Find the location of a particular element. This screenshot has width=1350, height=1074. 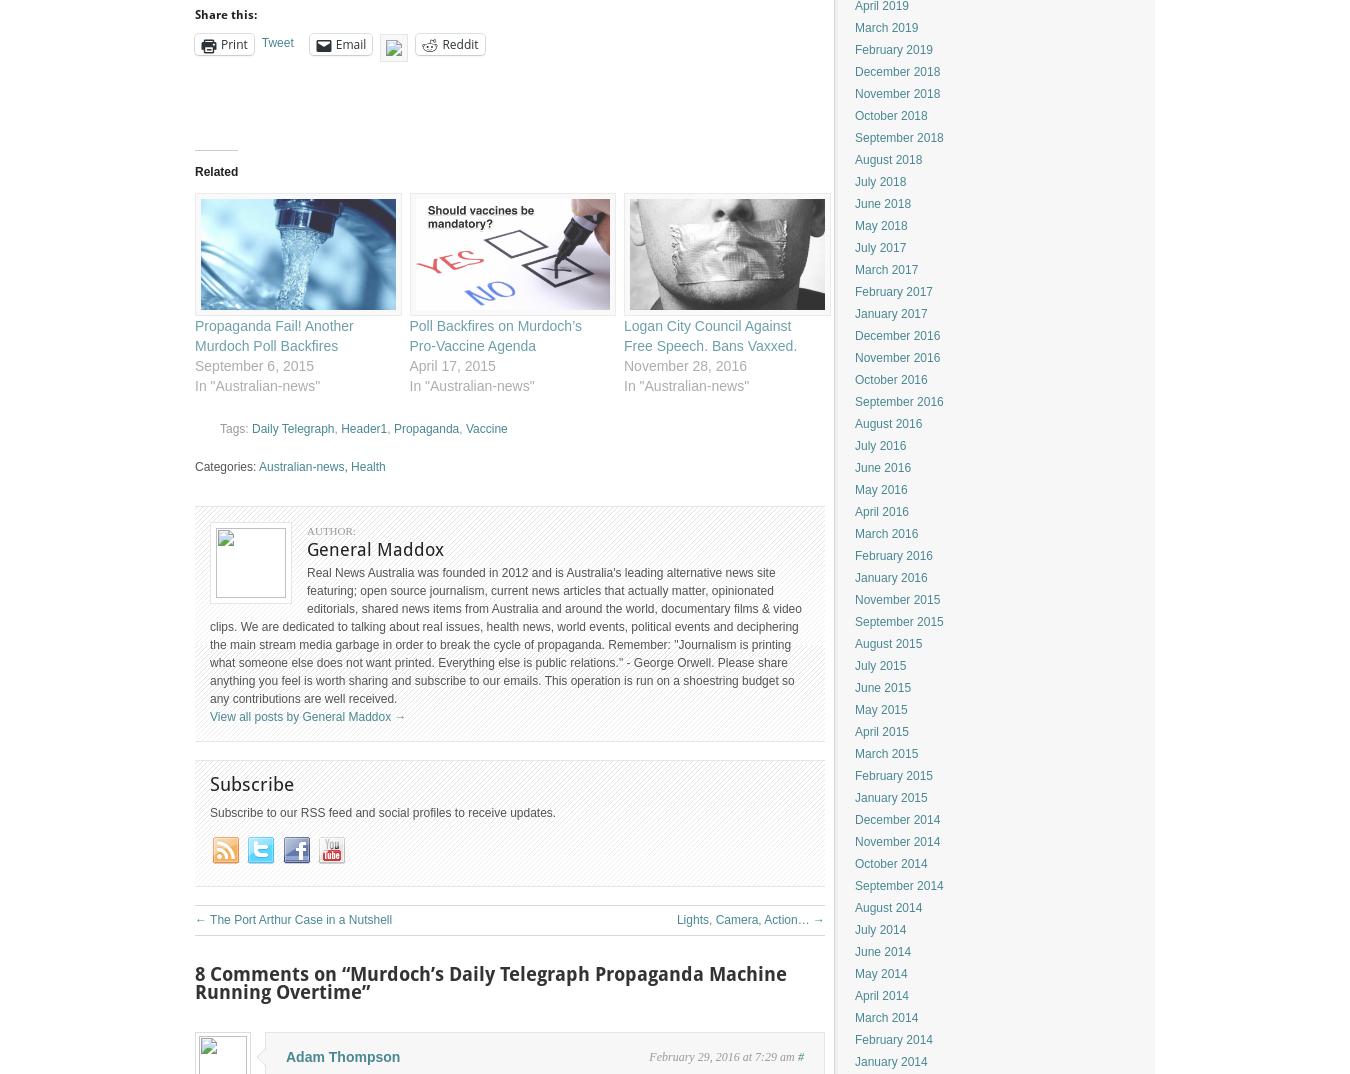

'Adam Thompson' is located at coordinates (285, 1057).